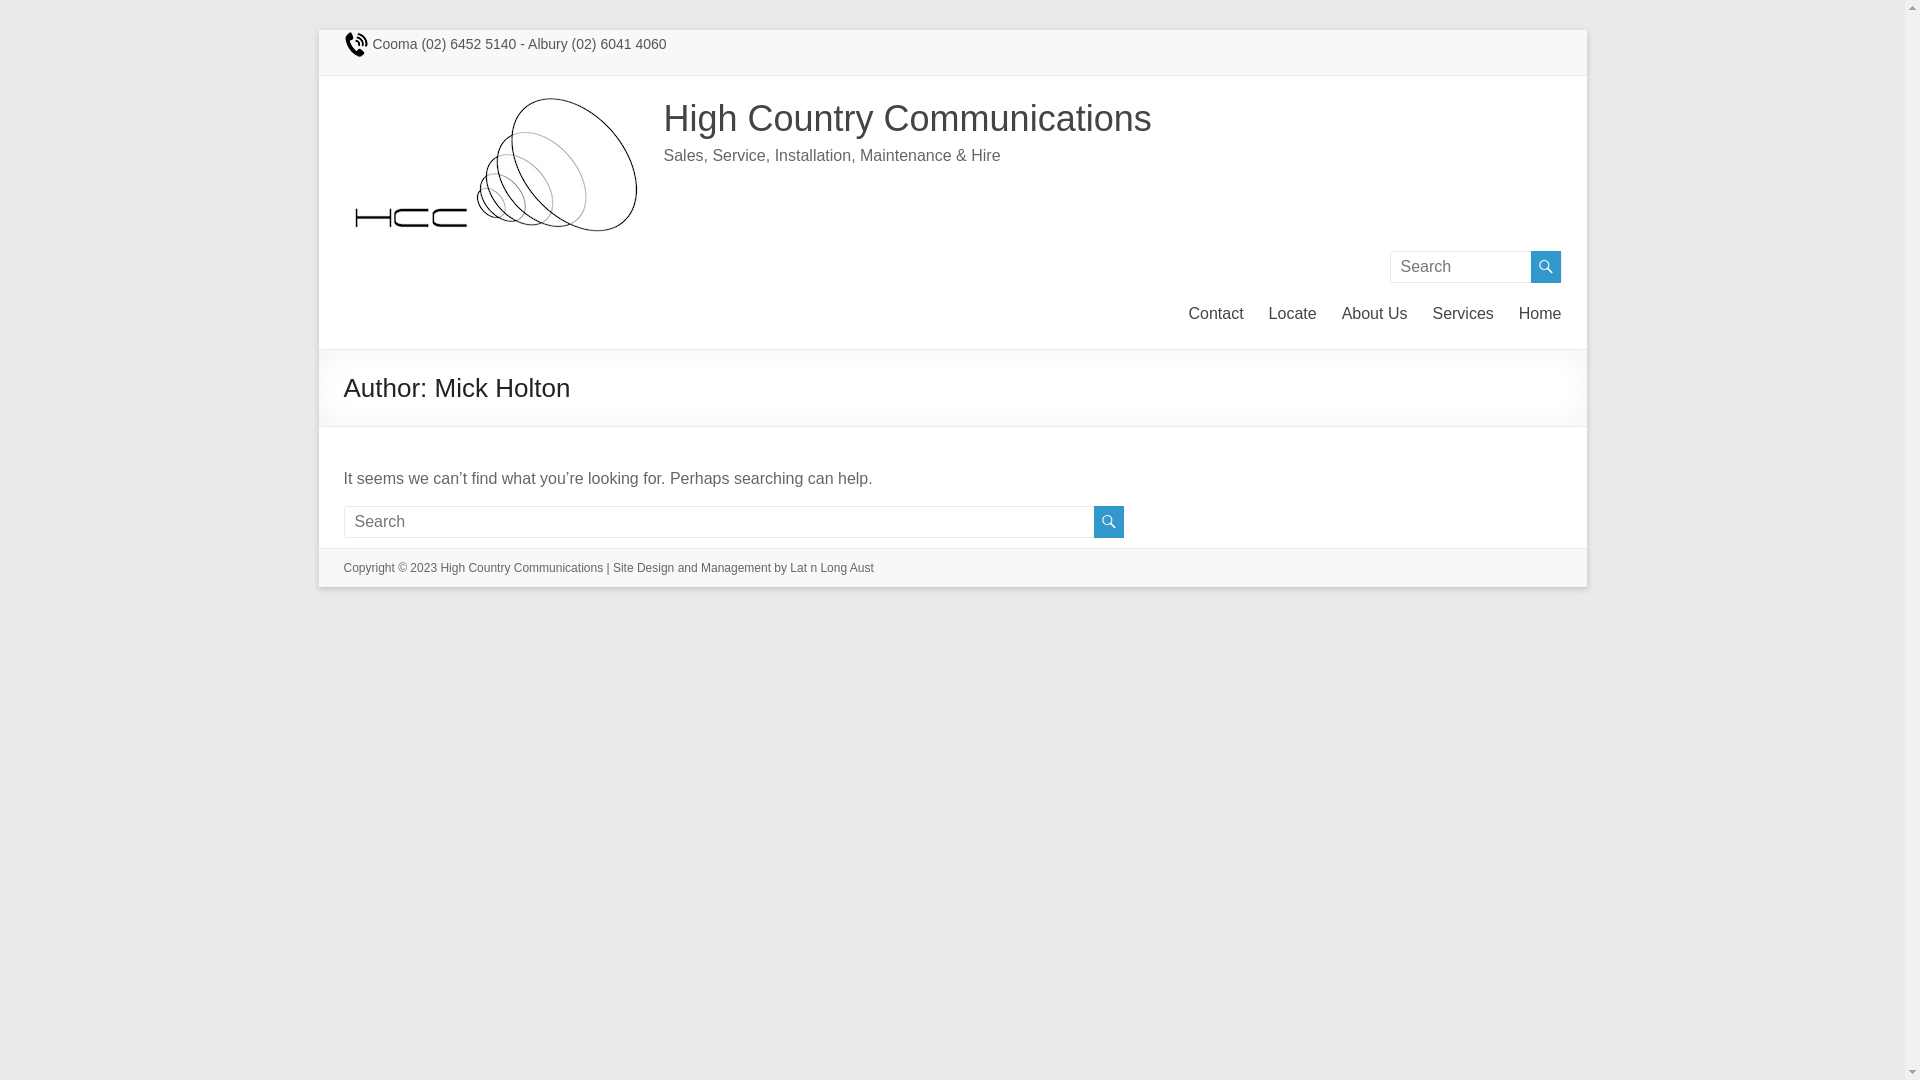 The height and width of the screenshot is (1080, 1920). What do you see at coordinates (1462, 311) in the screenshot?
I see `'Services'` at bounding box center [1462, 311].